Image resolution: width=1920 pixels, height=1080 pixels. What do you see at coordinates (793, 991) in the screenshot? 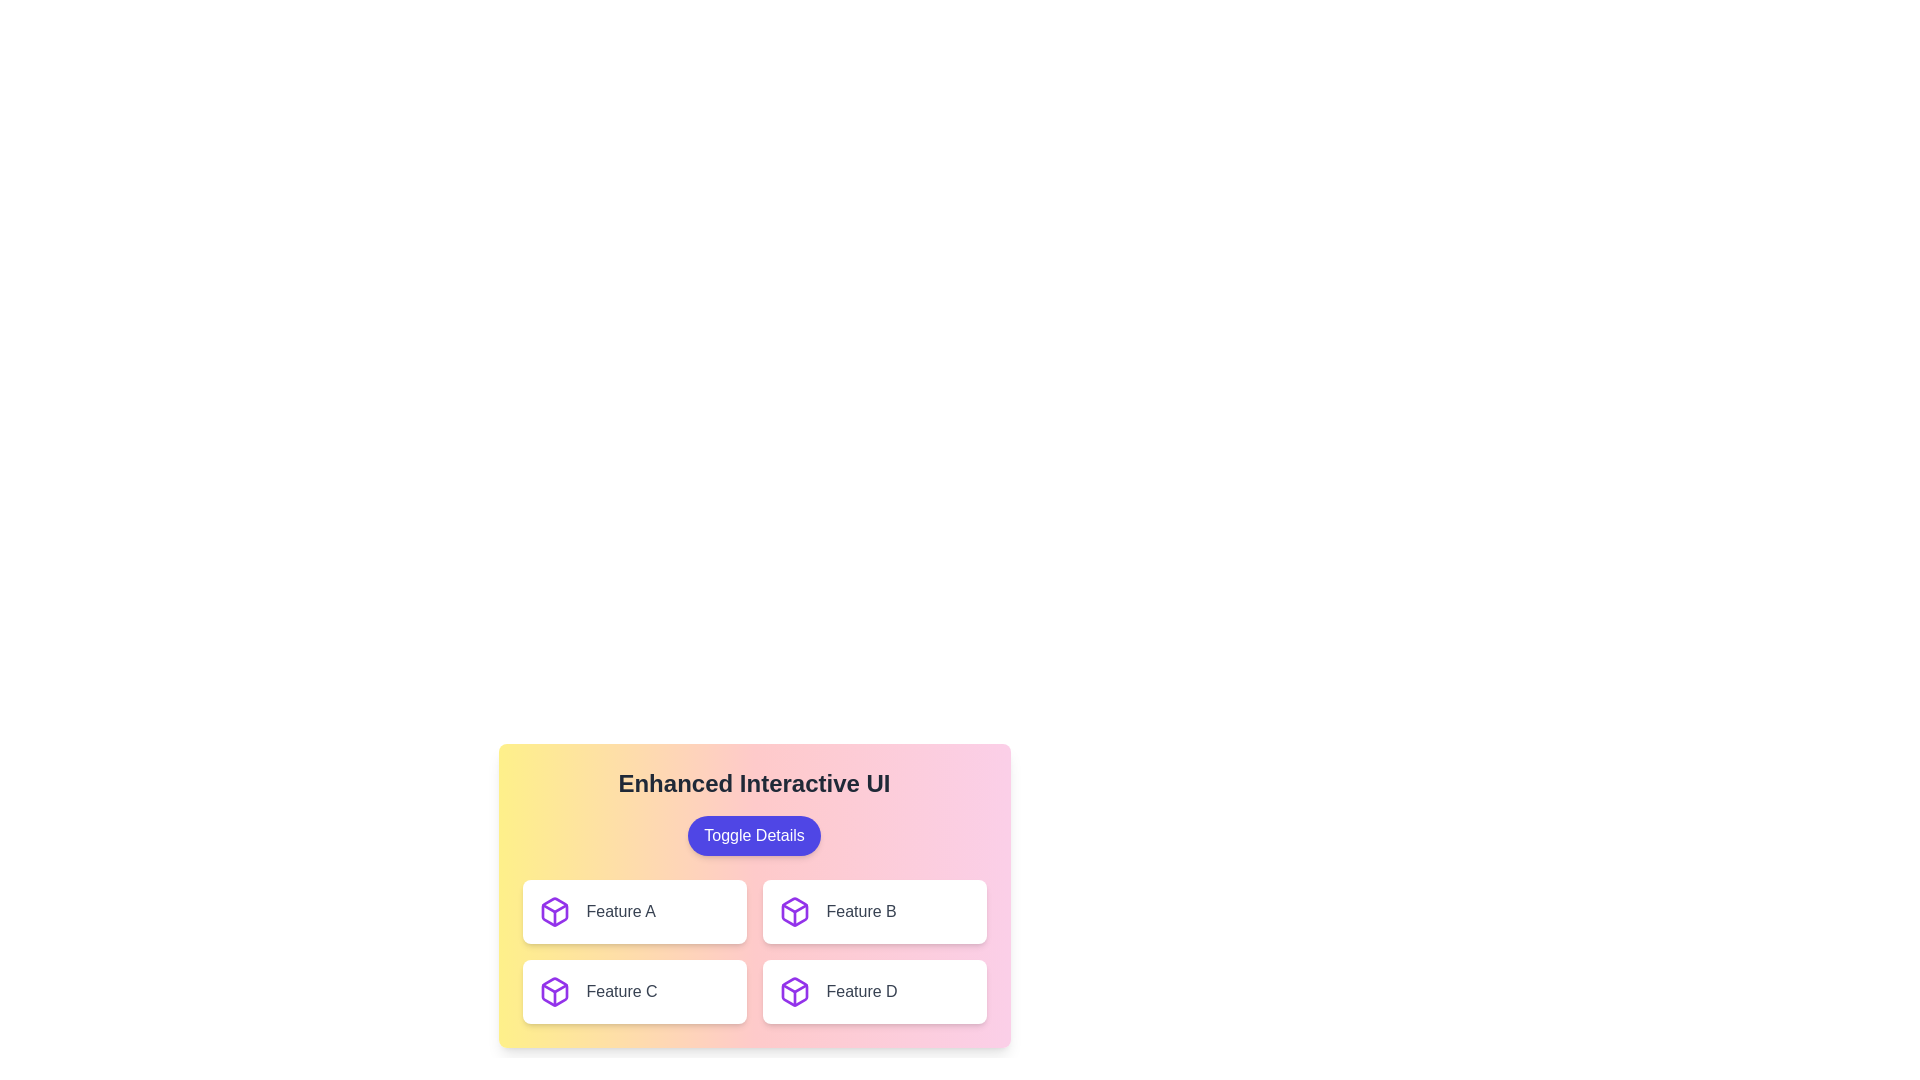
I see `the purple three-dimensional box icon representing Feature D, which is located in the lower-right corner of the grid among other icons` at bounding box center [793, 991].